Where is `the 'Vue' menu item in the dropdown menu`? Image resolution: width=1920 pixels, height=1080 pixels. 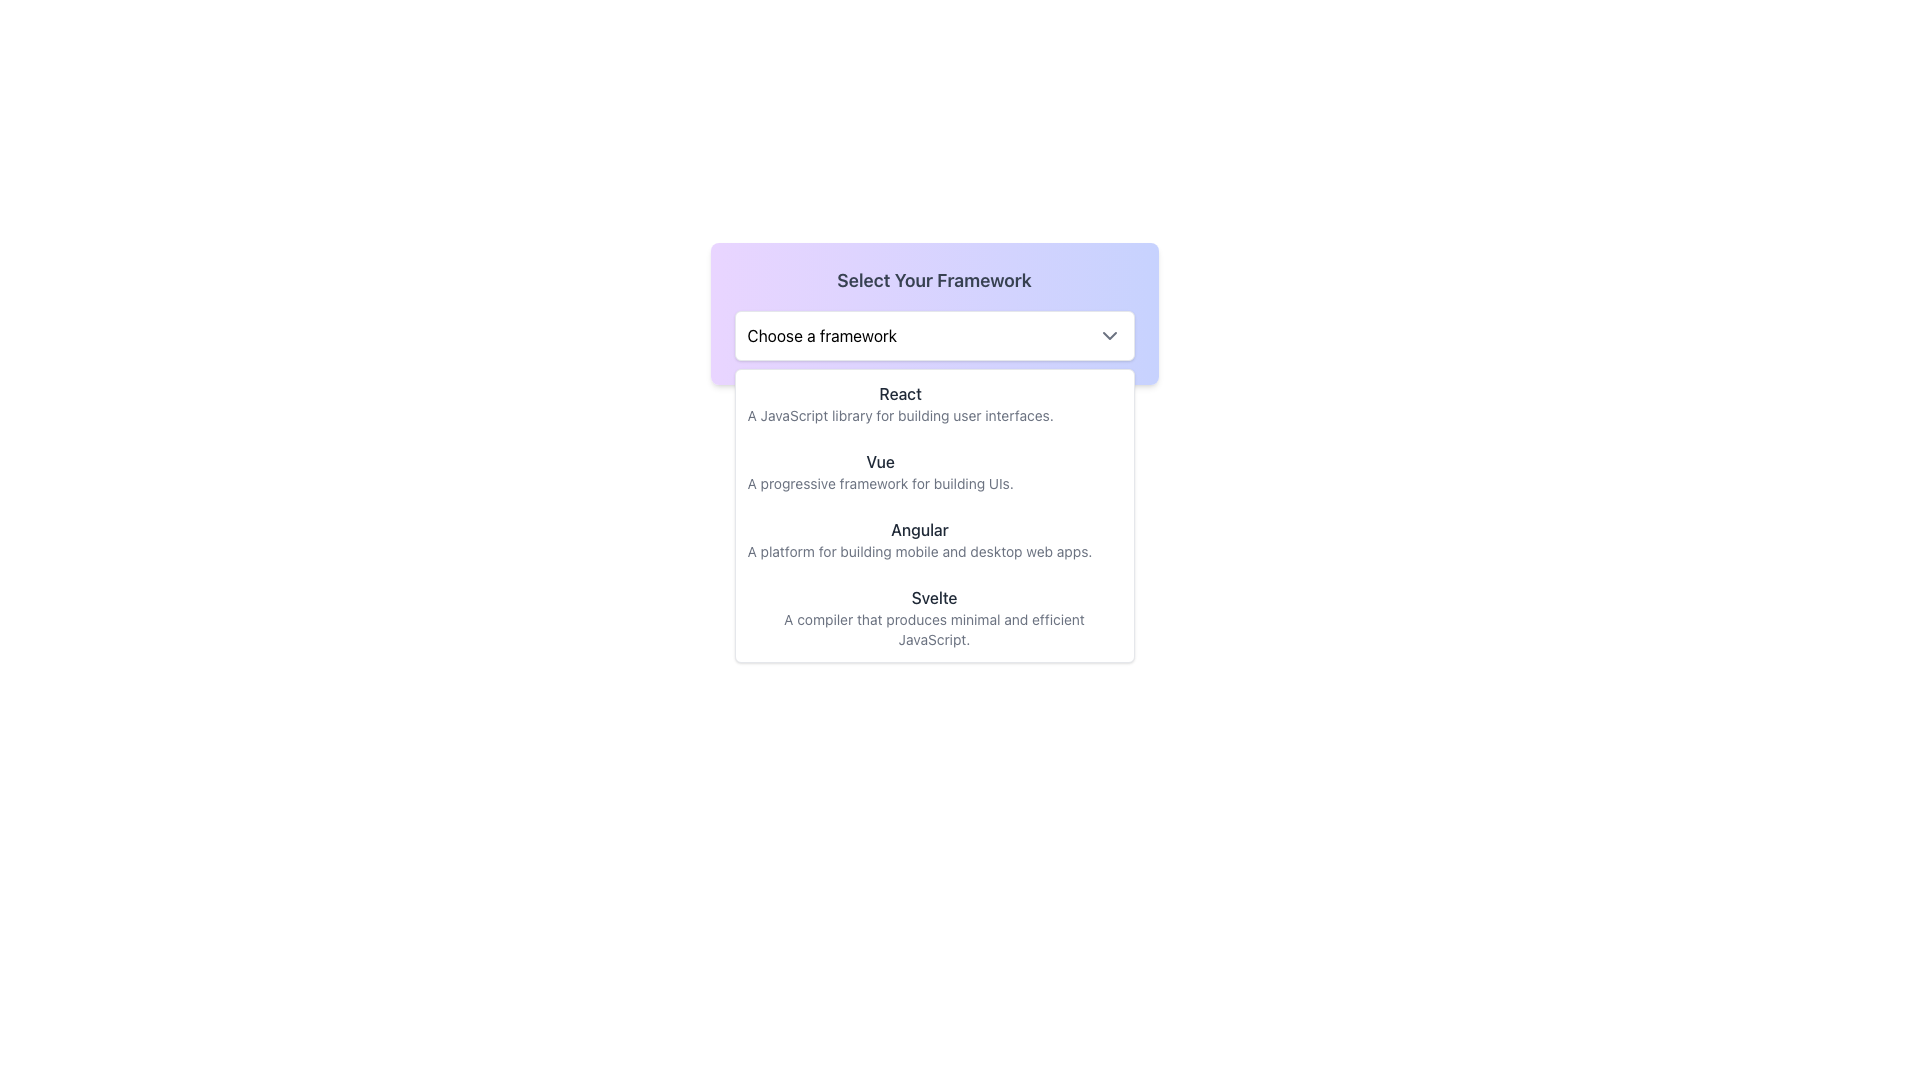
the 'Vue' menu item in the dropdown menu is located at coordinates (933, 471).